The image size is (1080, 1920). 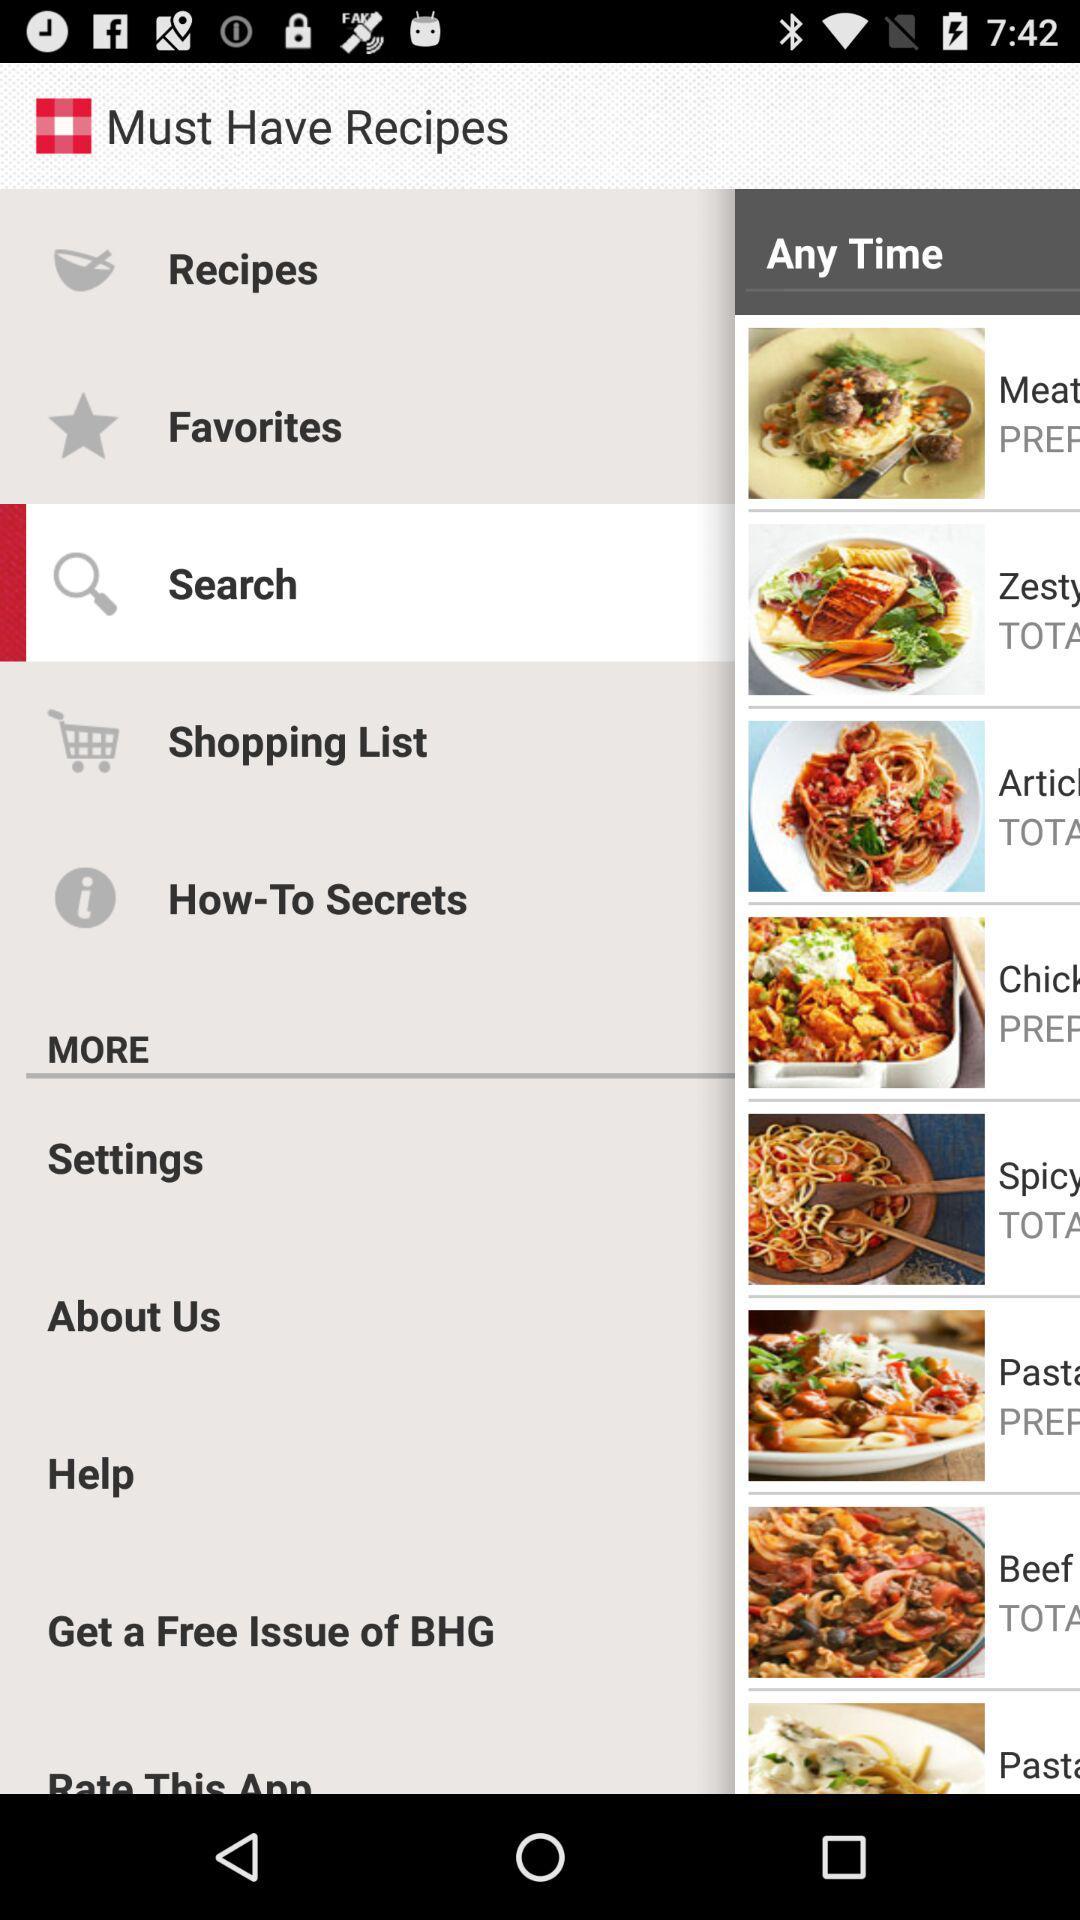 What do you see at coordinates (98, 1047) in the screenshot?
I see `more` at bounding box center [98, 1047].